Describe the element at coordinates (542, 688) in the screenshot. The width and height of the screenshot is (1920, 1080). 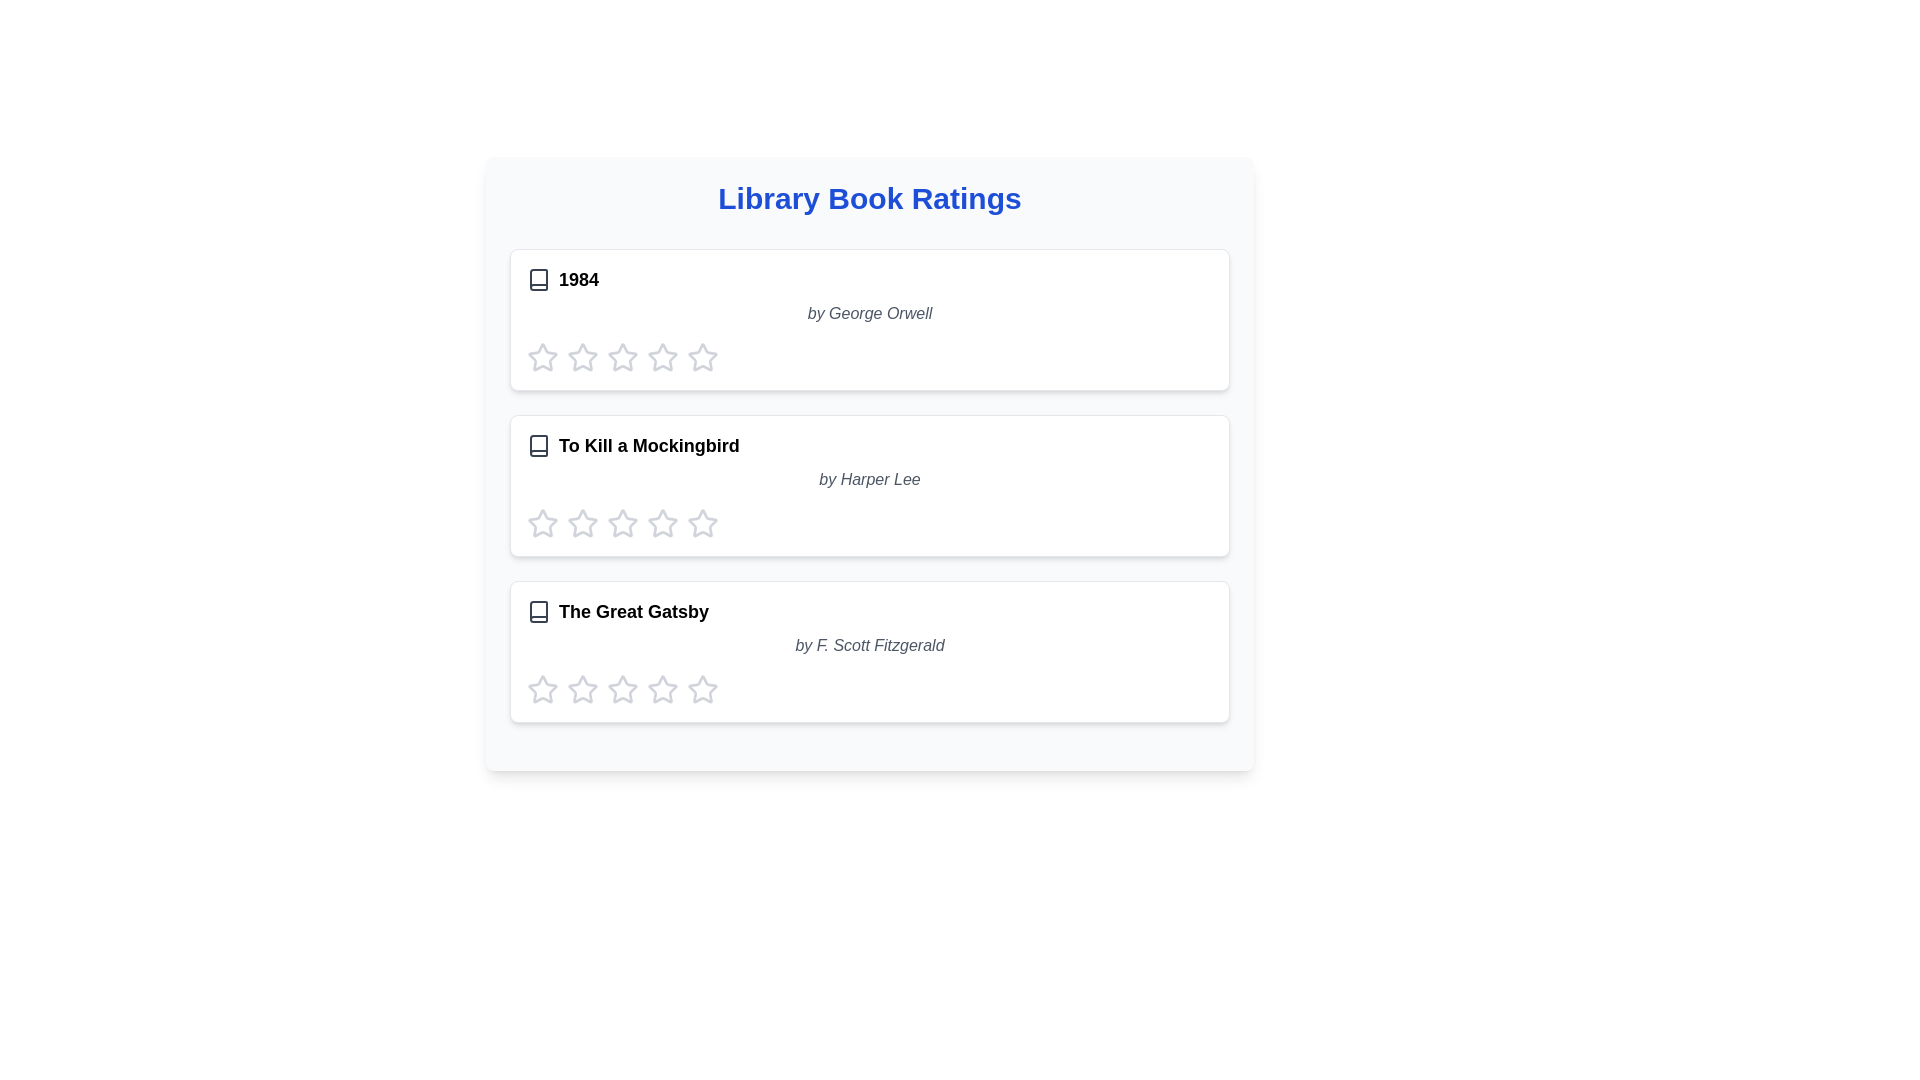
I see `the first star-shaped rating icon, which is part of a set of five stars under the book 'The Great Gatsby', to rate it` at that location.